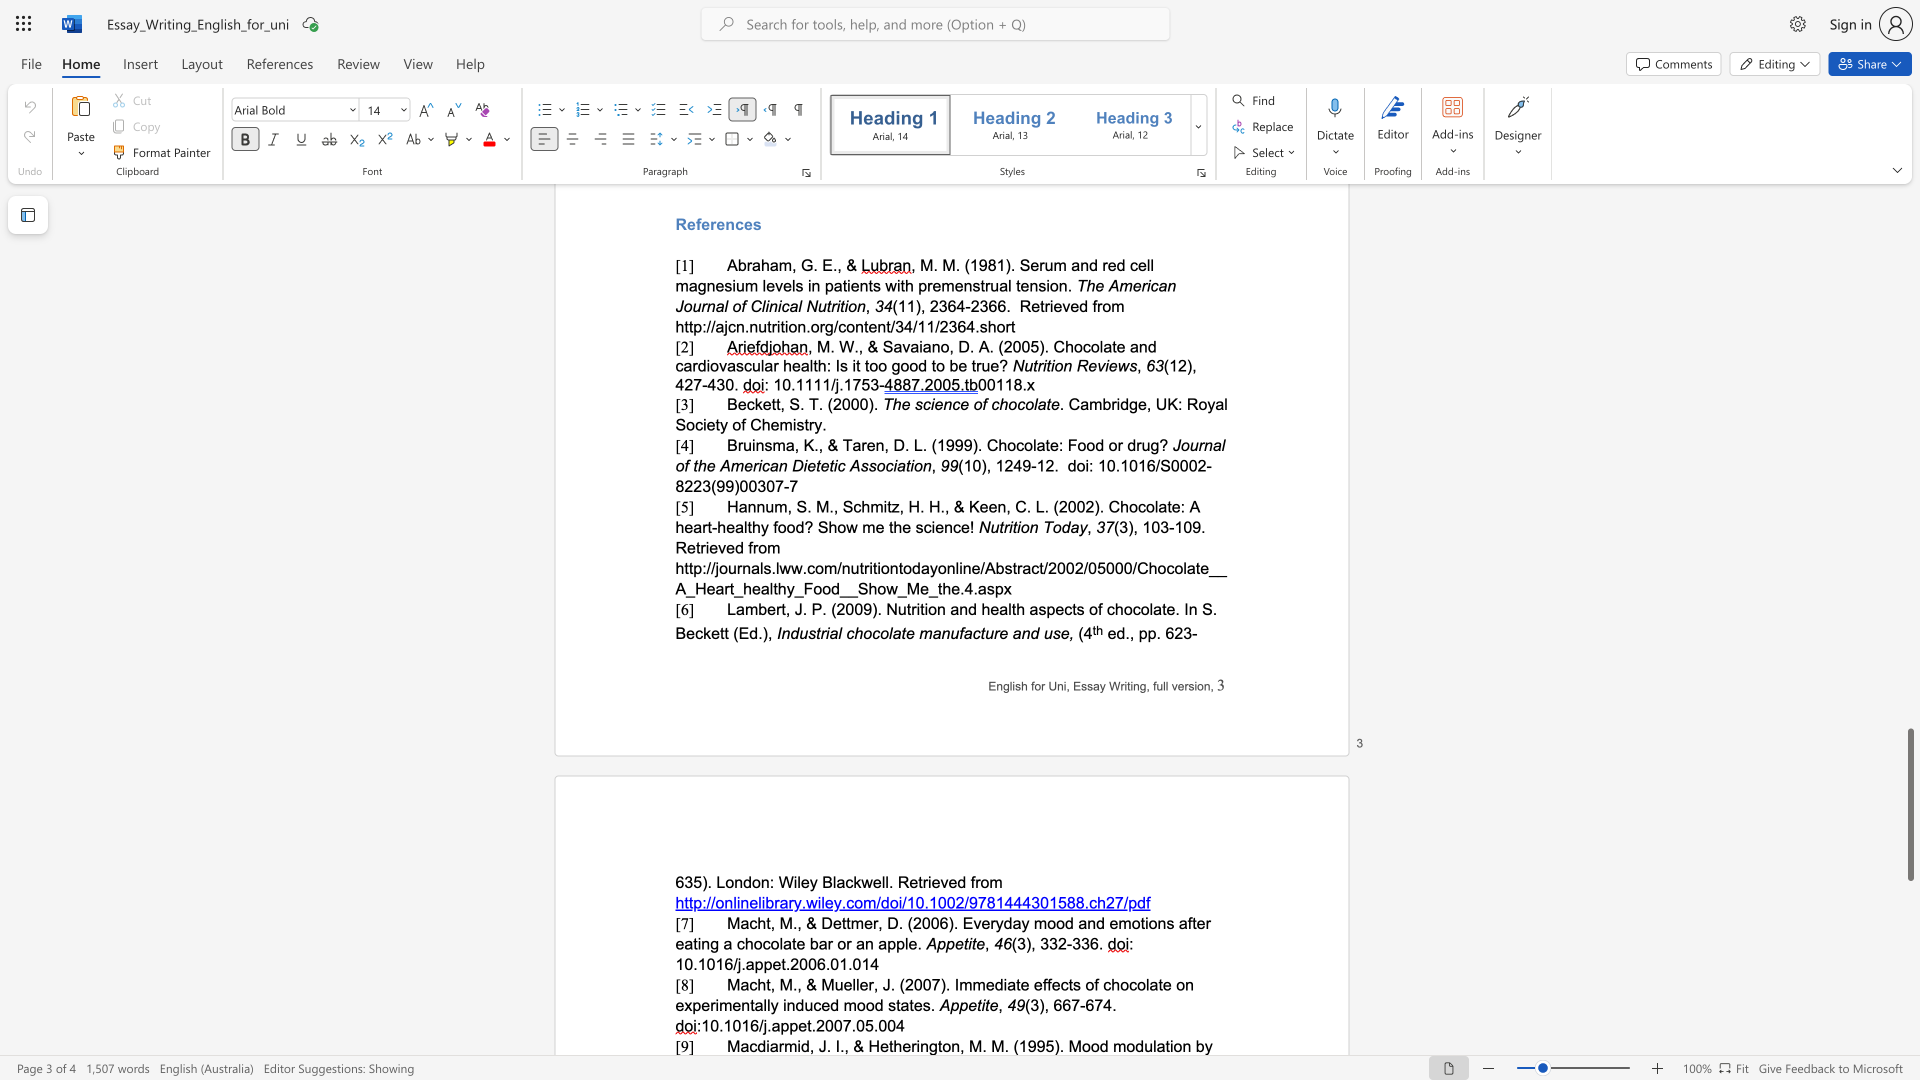  Describe the element at coordinates (1909, 608) in the screenshot. I see `the scrollbar to scroll the page up` at that location.